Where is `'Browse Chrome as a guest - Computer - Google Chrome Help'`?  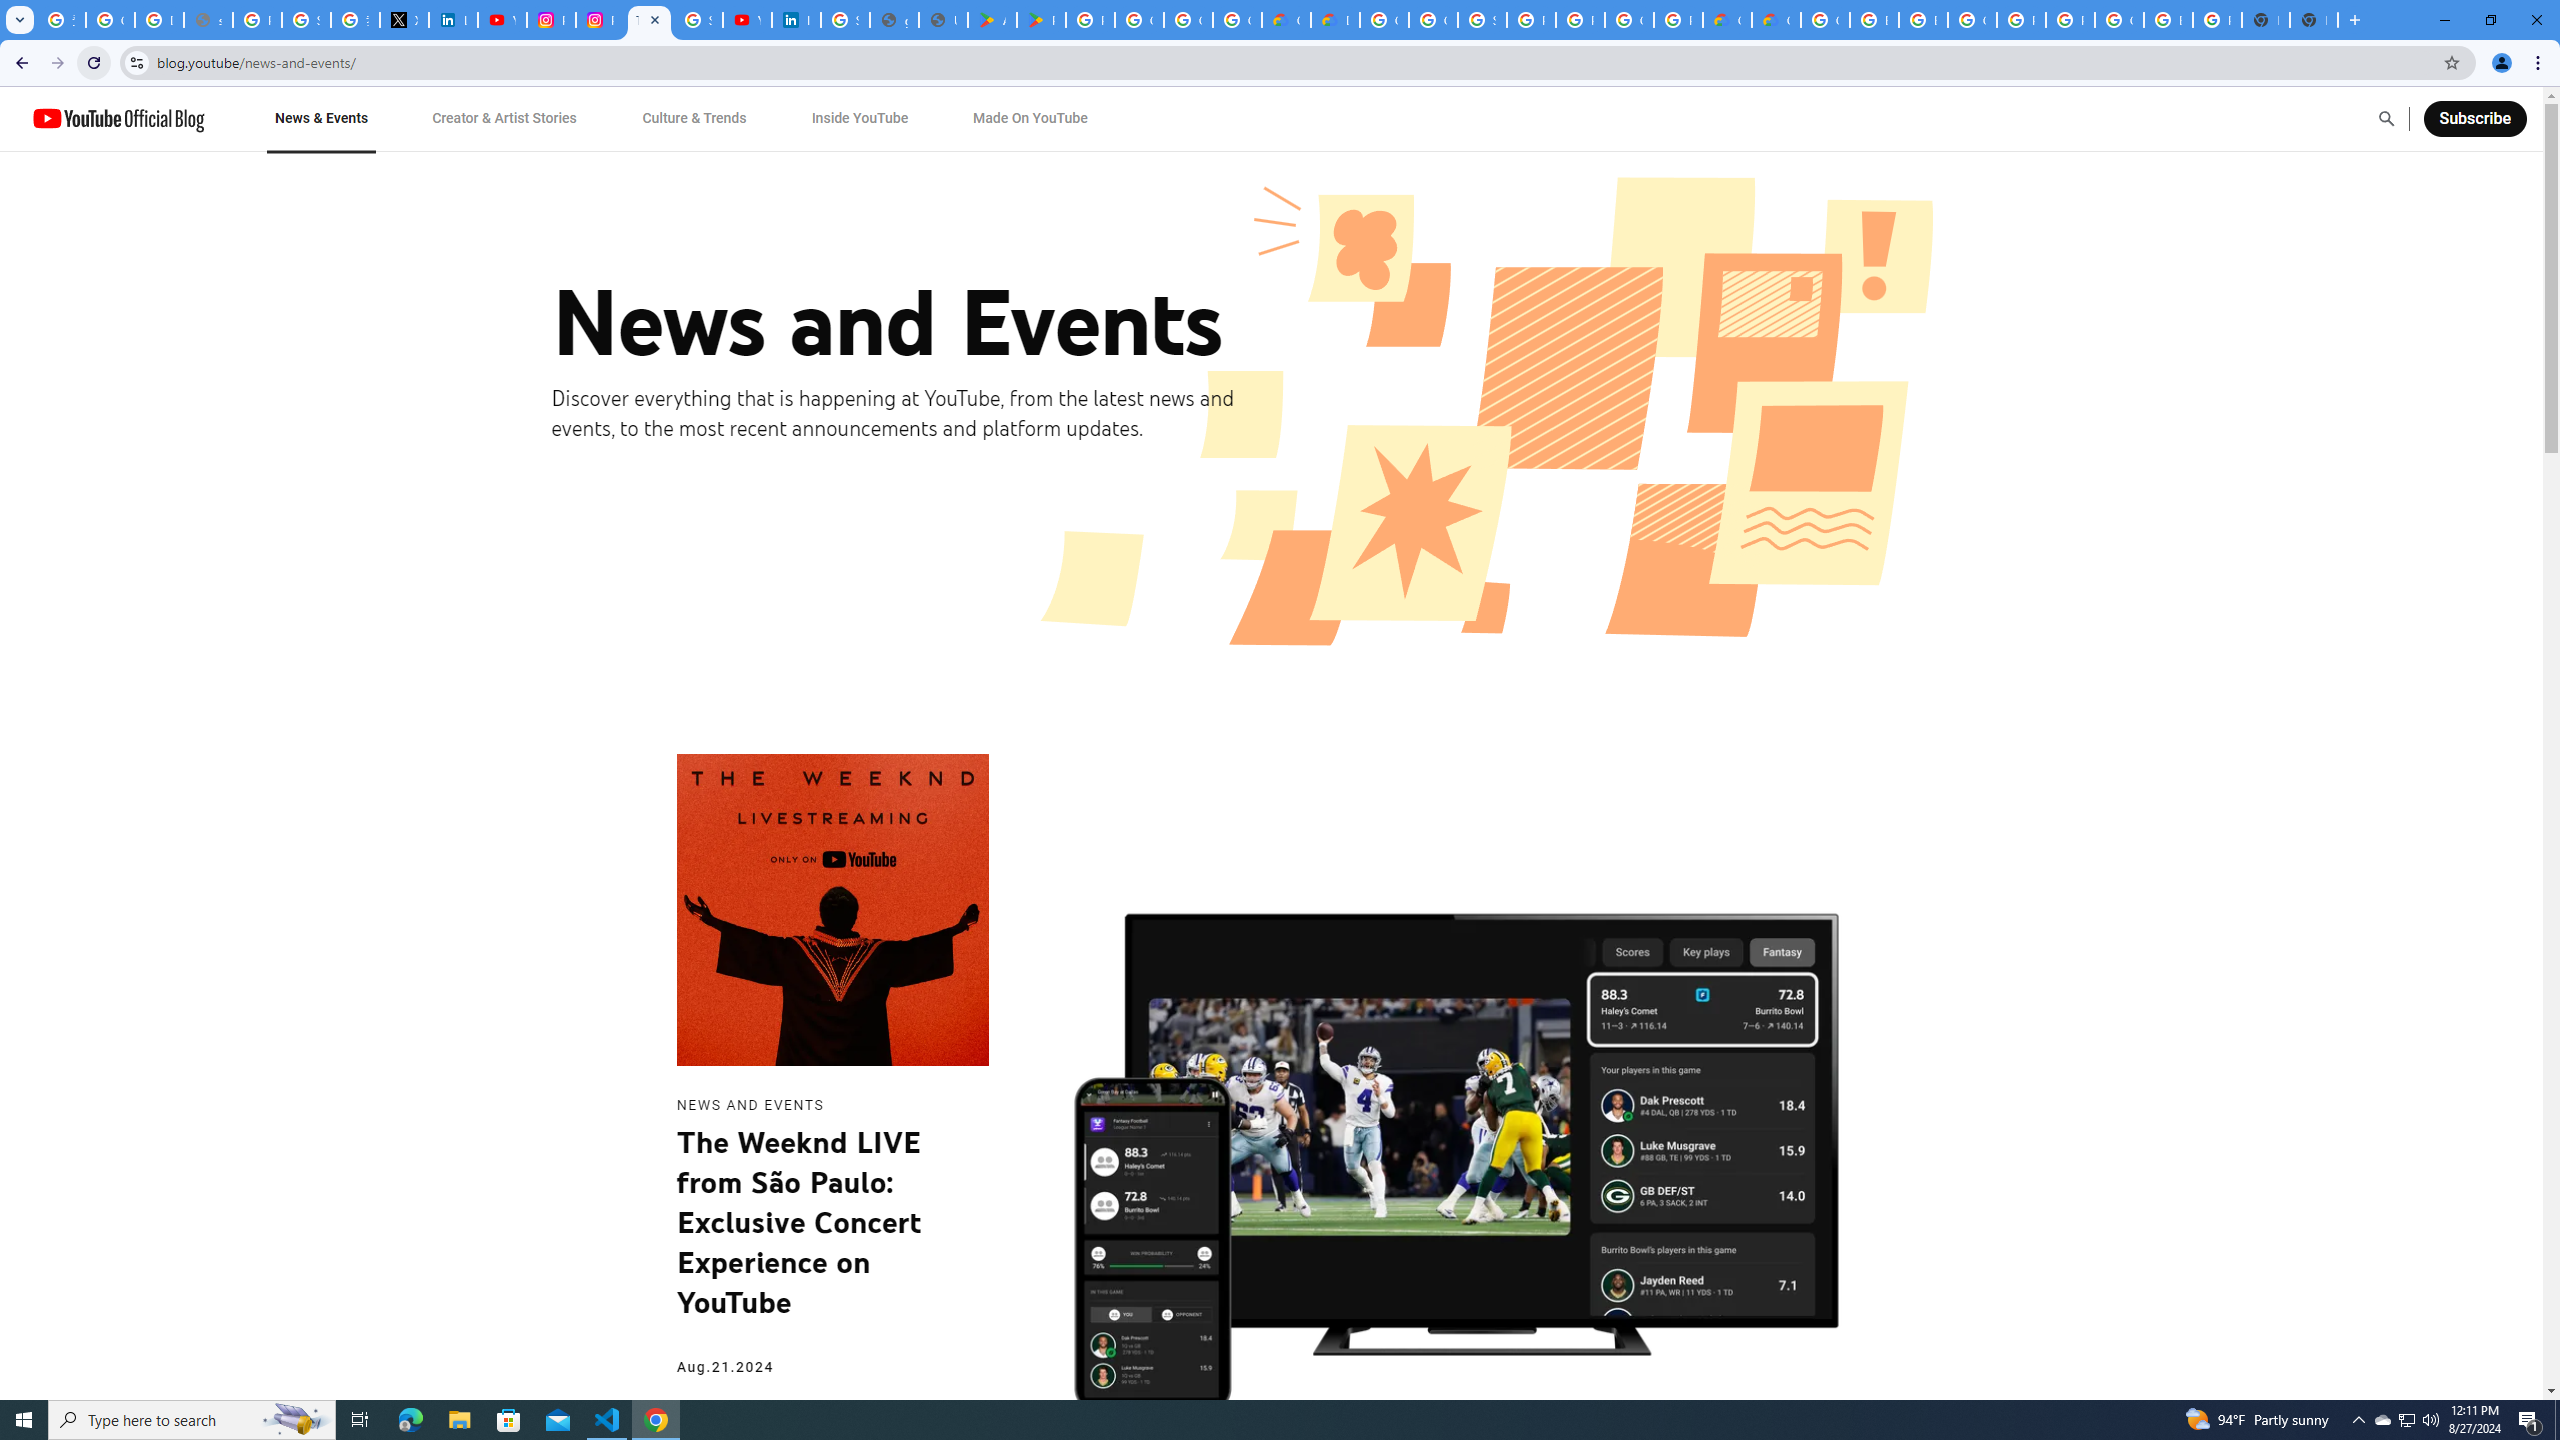
'Browse Chrome as a guest - Computer - Google Chrome Help' is located at coordinates (1872, 19).